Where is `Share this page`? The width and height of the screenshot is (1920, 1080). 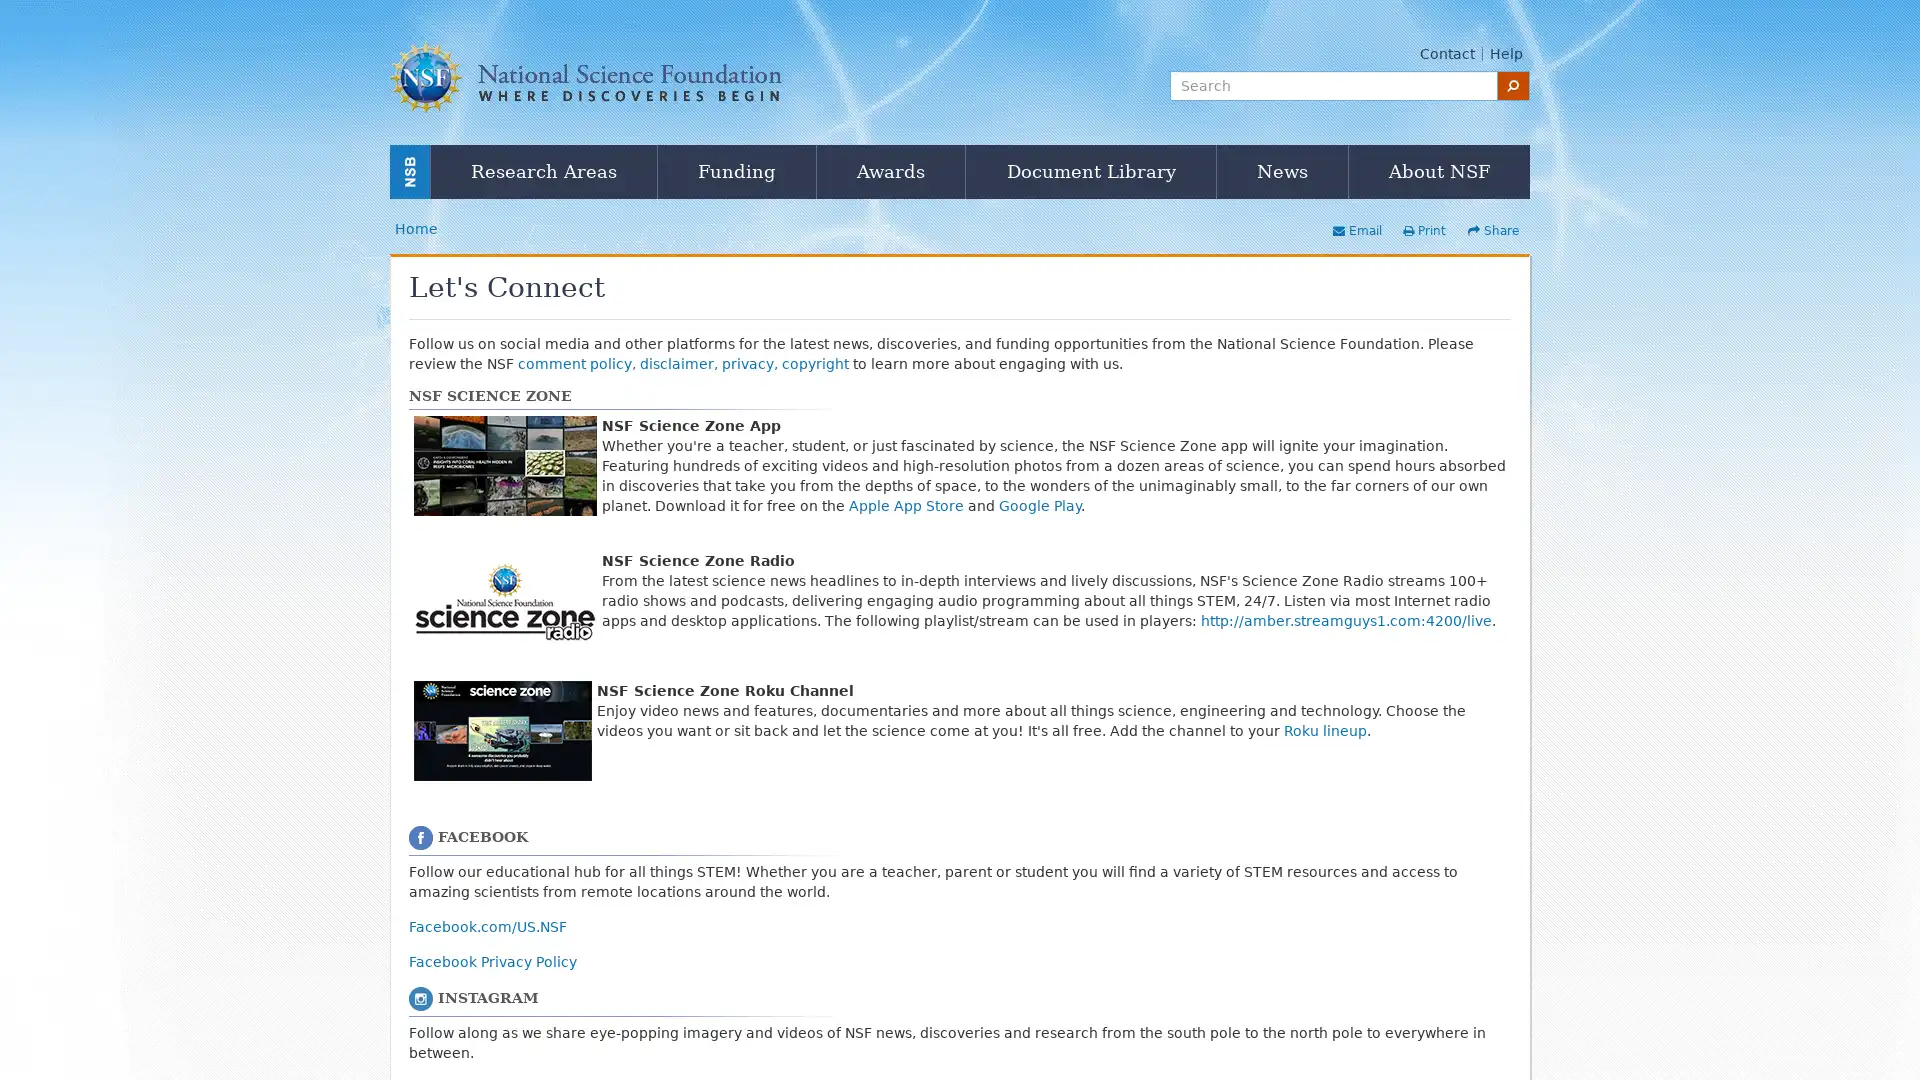 Share this page is located at coordinates (1493, 230).